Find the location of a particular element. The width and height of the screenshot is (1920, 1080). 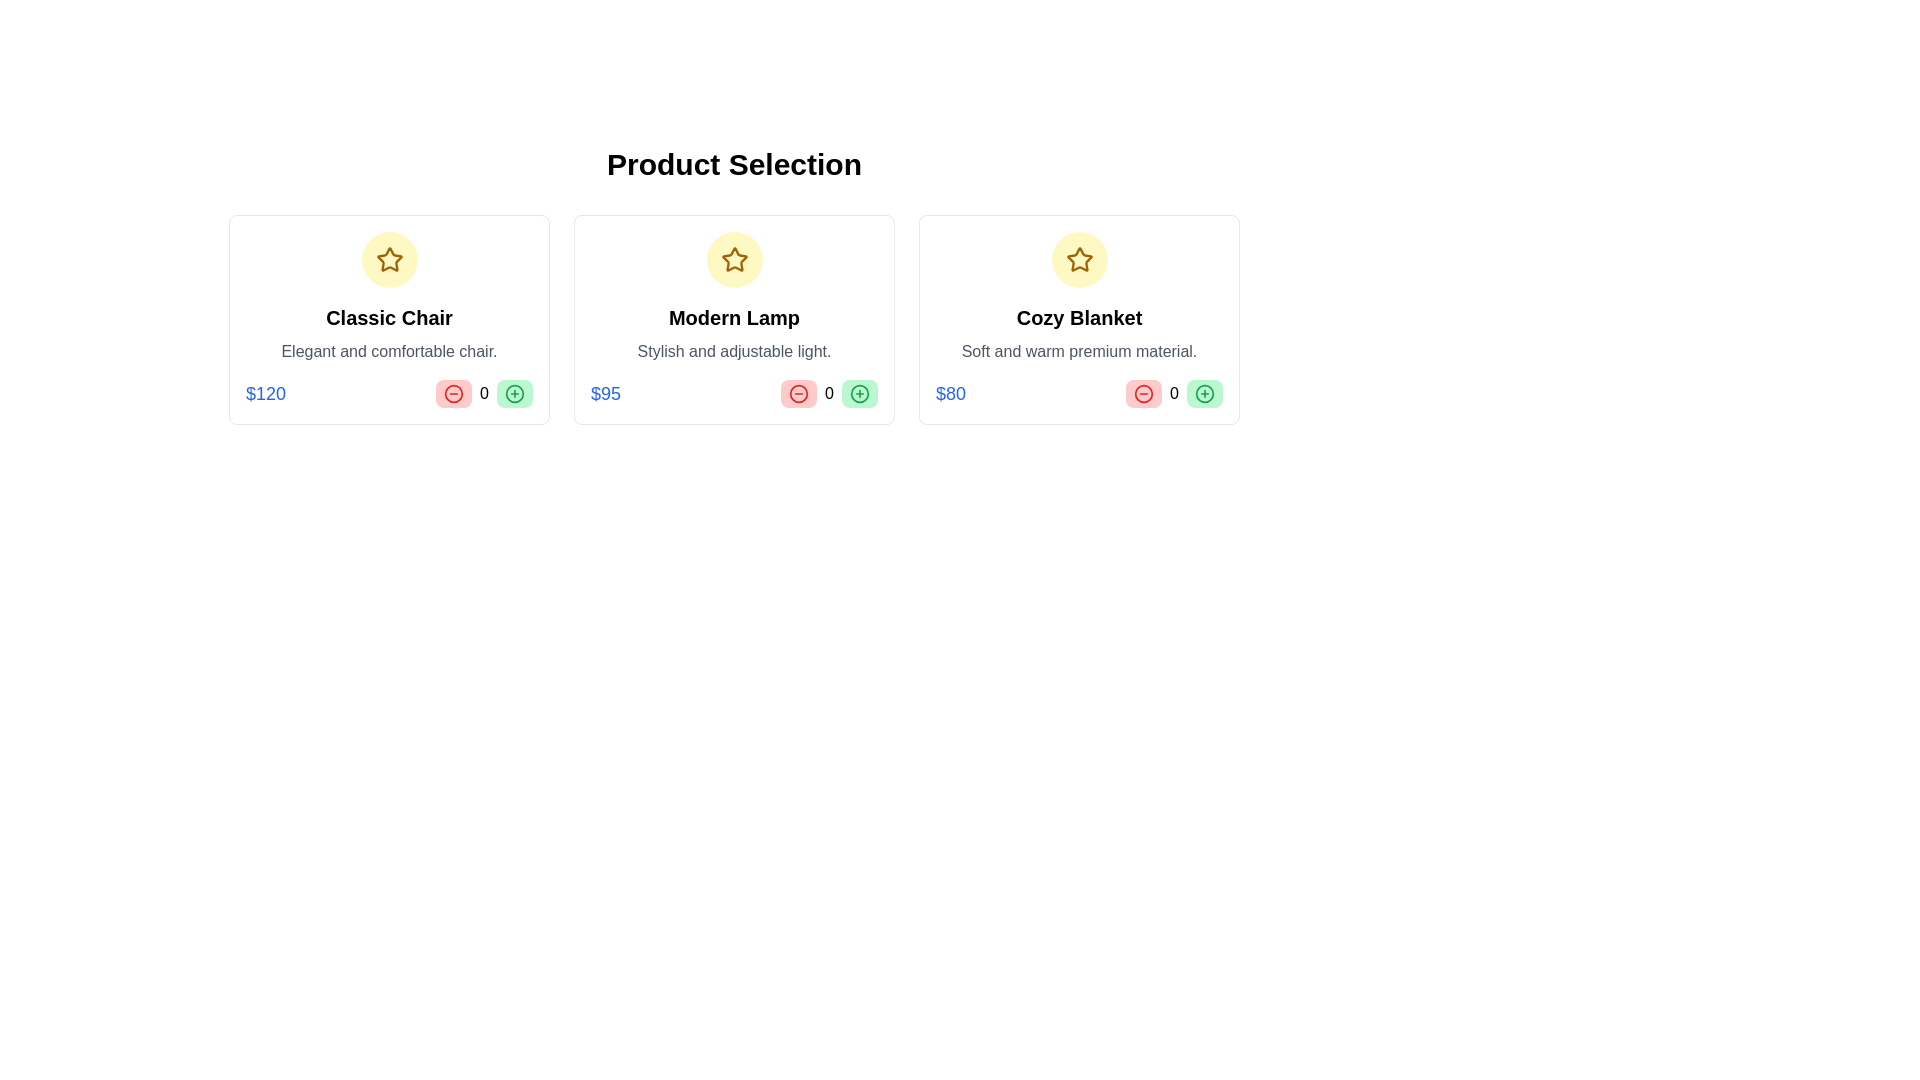

the rating or favorite indicator icon for the 'Cozy Blanket' product, located in the top section of the card above the product description is located at coordinates (1078, 258).